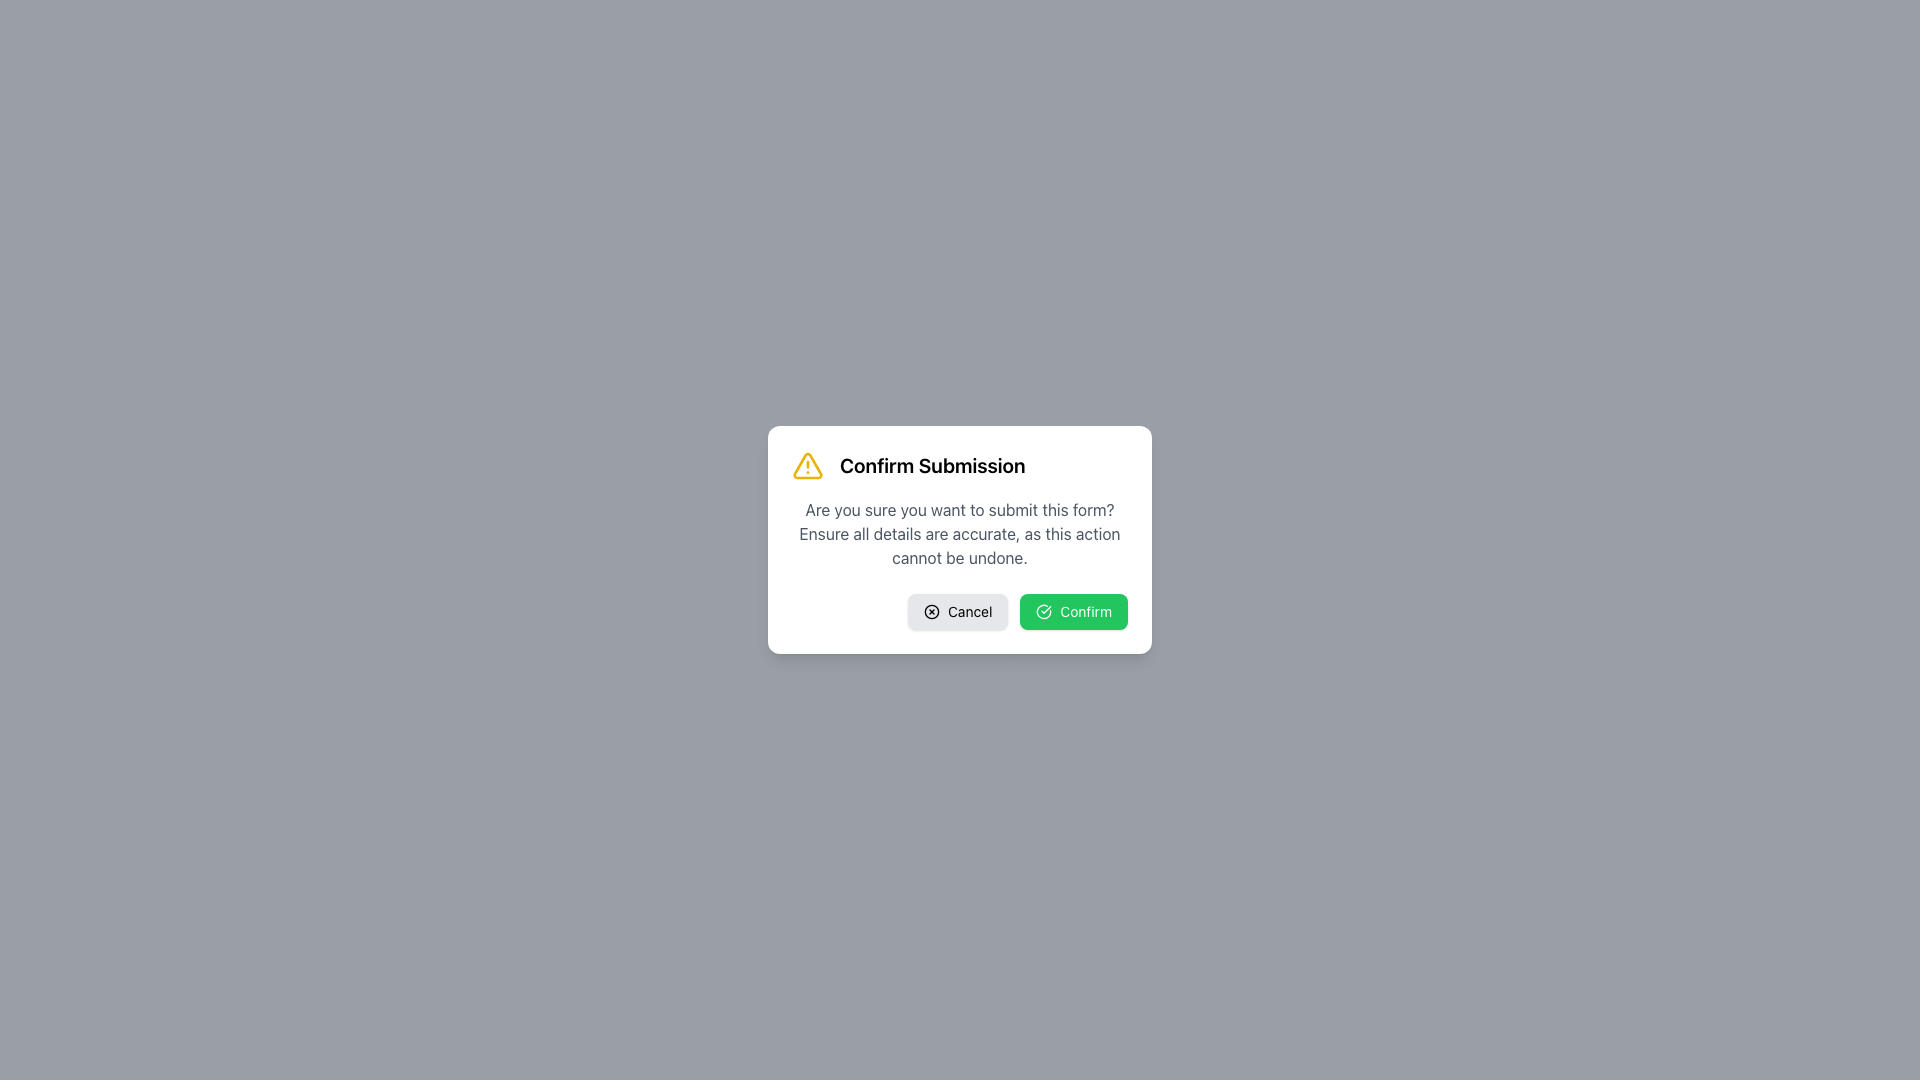  Describe the element at coordinates (931, 466) in the screenshot. I see `title text labeled 'Confirm Submission' which is prominently displayed in a dialog box, positioned centrally above an explanatory paragraph` at that location.